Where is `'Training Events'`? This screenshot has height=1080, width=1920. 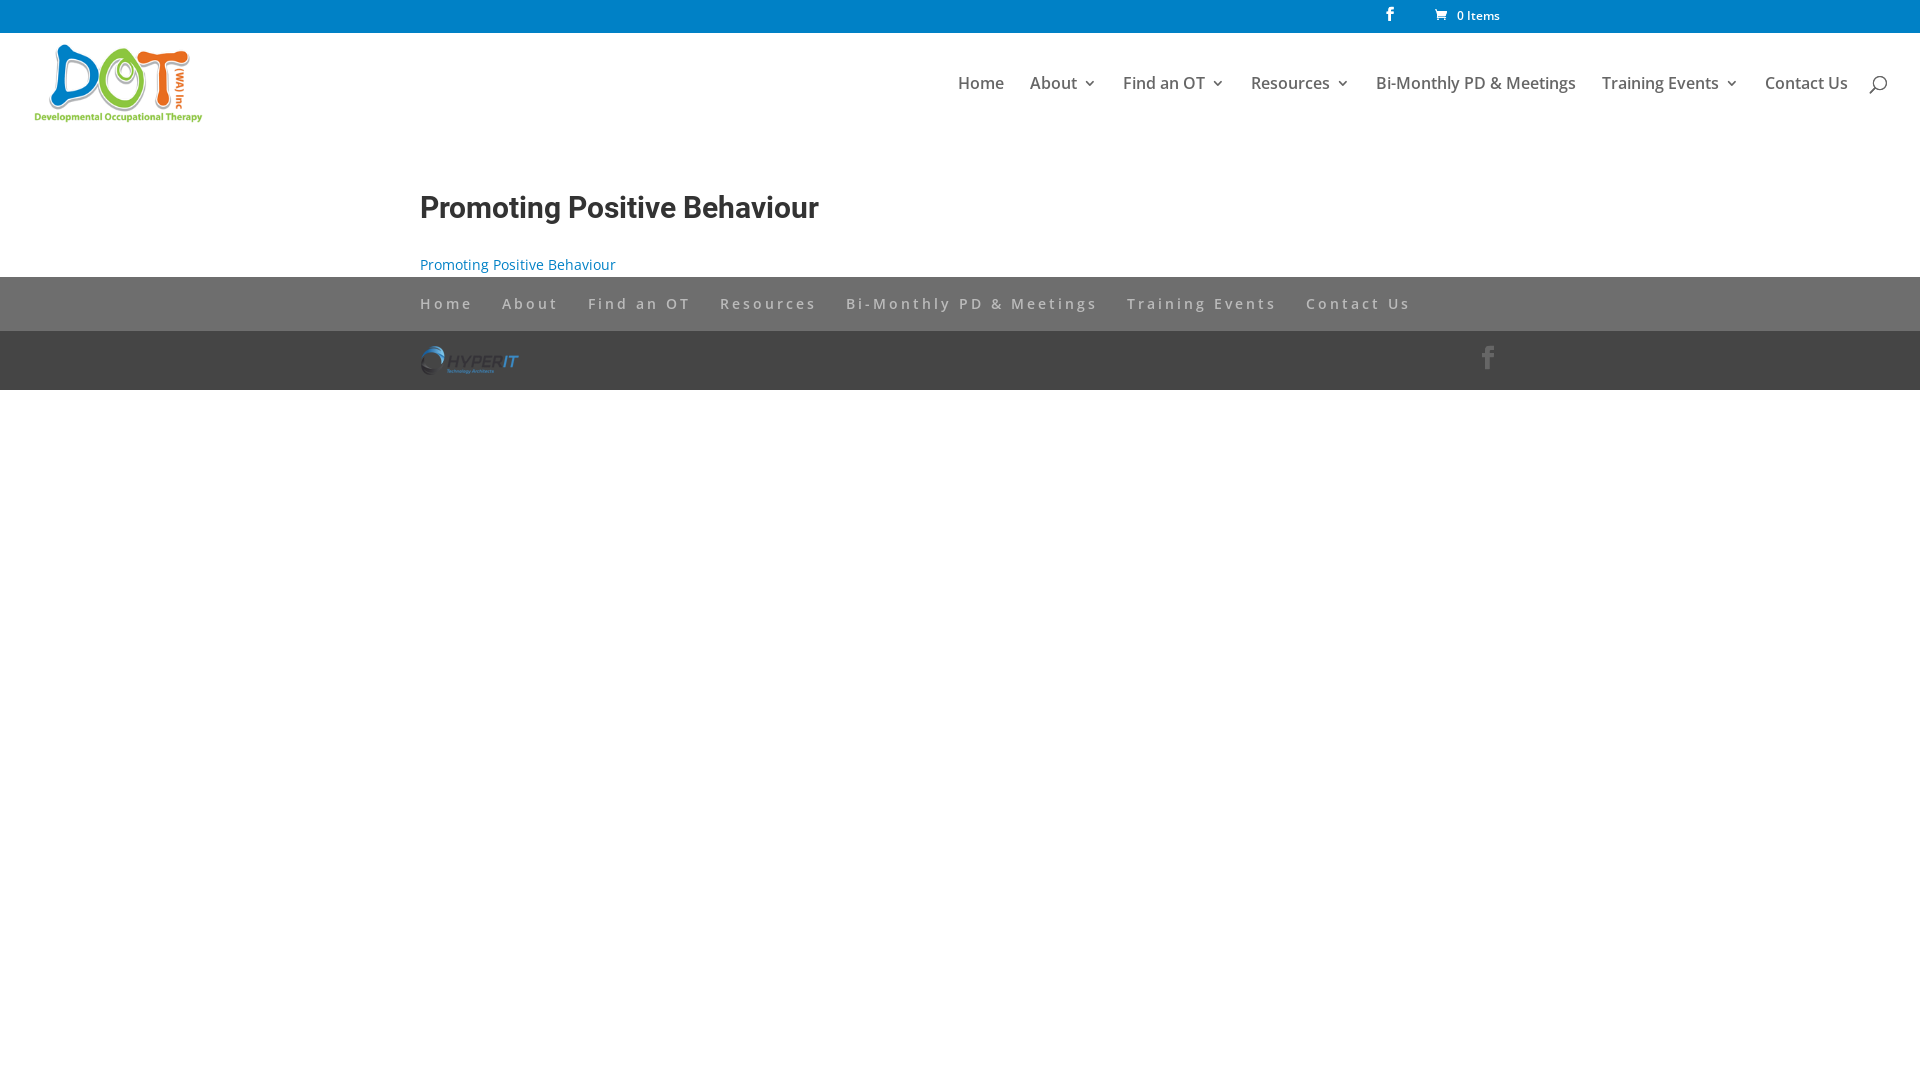
'Training Events' is located at coordinates (1670, 99).